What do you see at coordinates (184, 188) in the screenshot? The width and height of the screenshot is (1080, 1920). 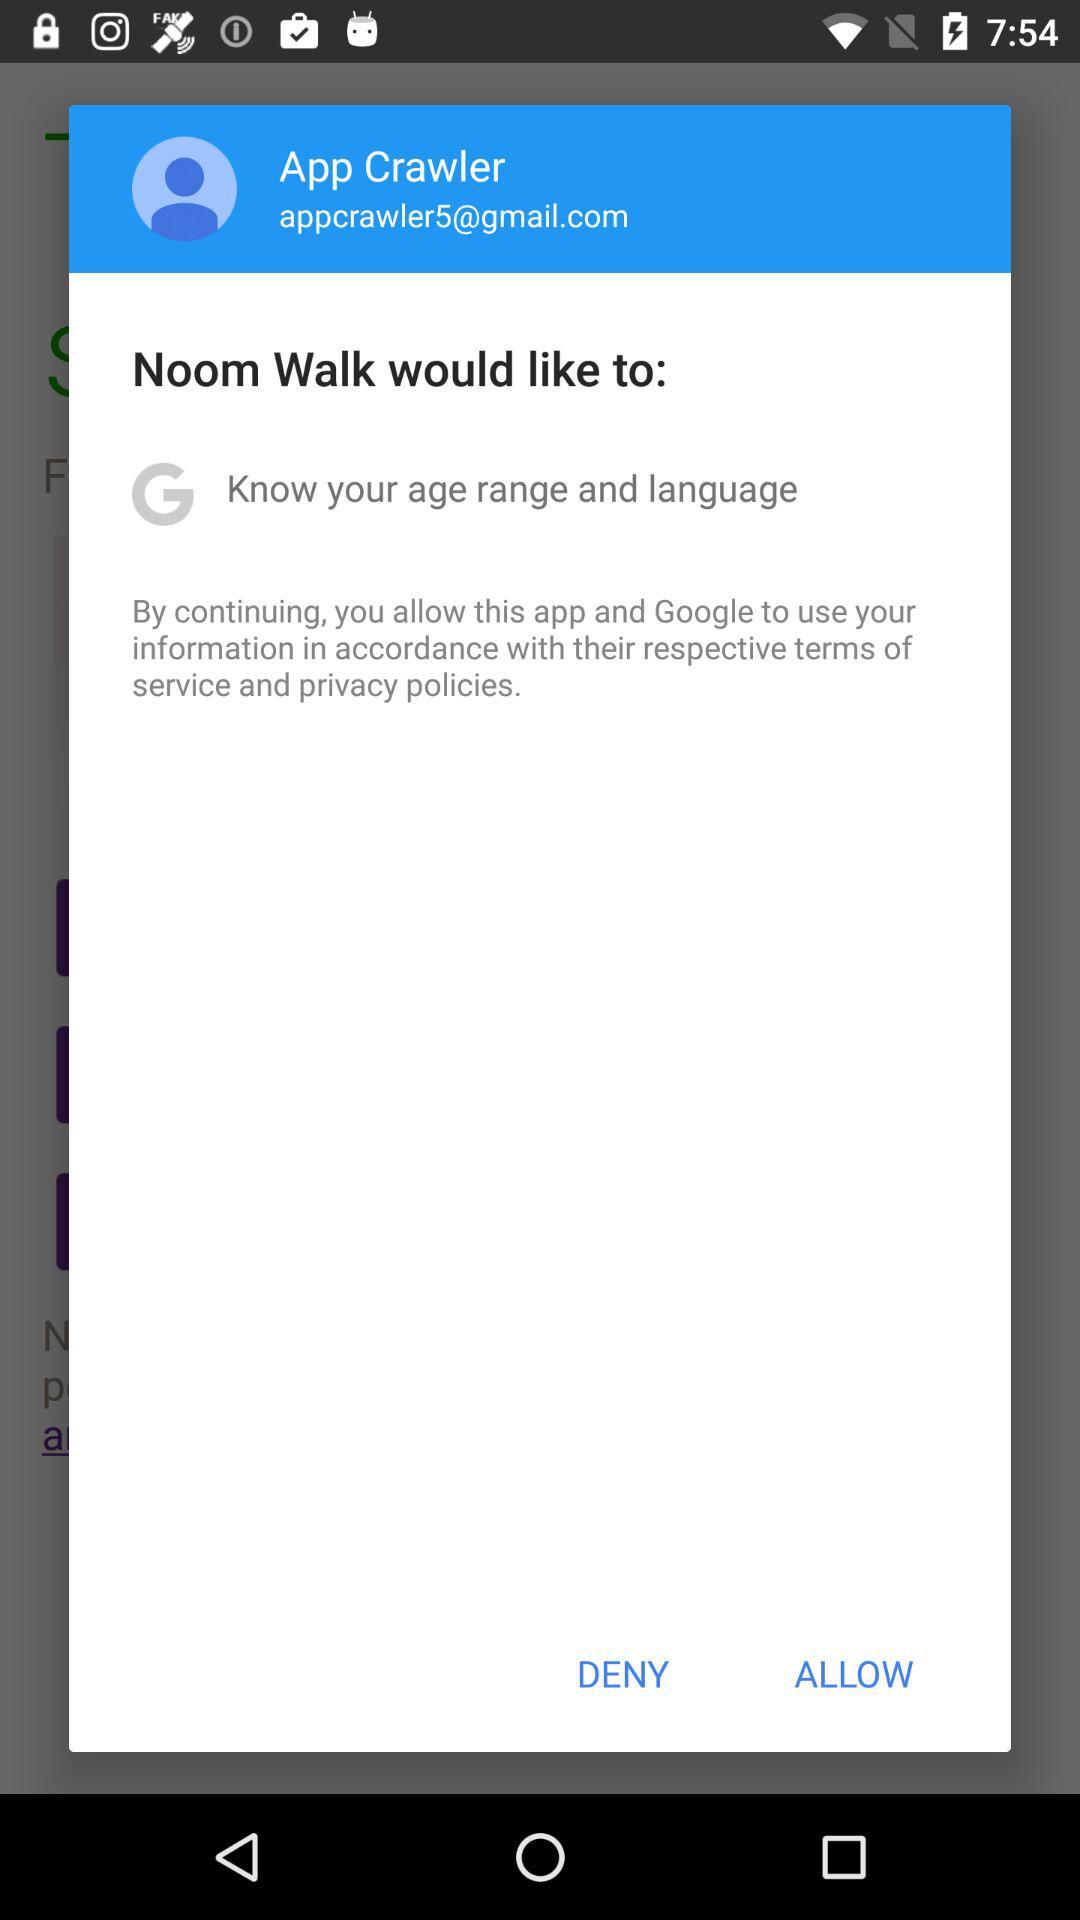 I see `the icon above the noom walk would item` at bounding box center [184, 188].